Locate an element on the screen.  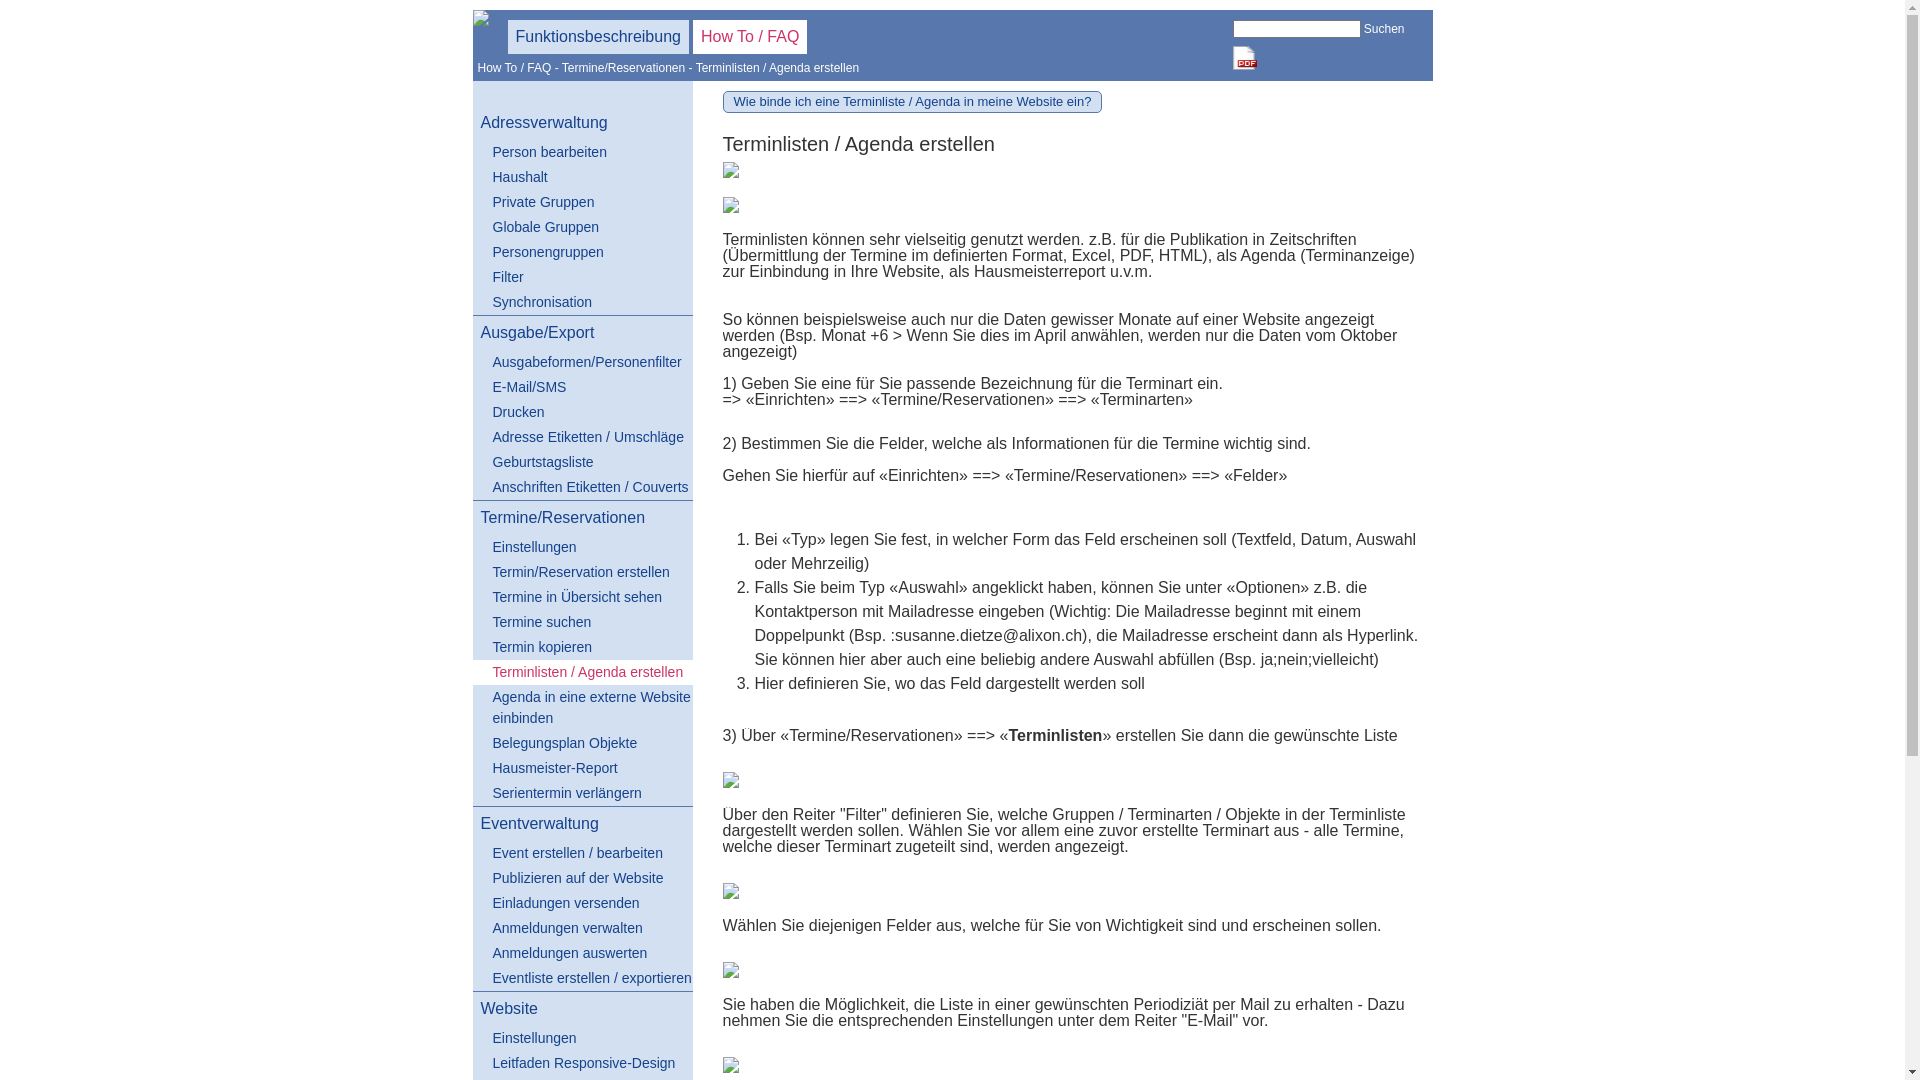
'Filter' is located at coordinates (580, 277).